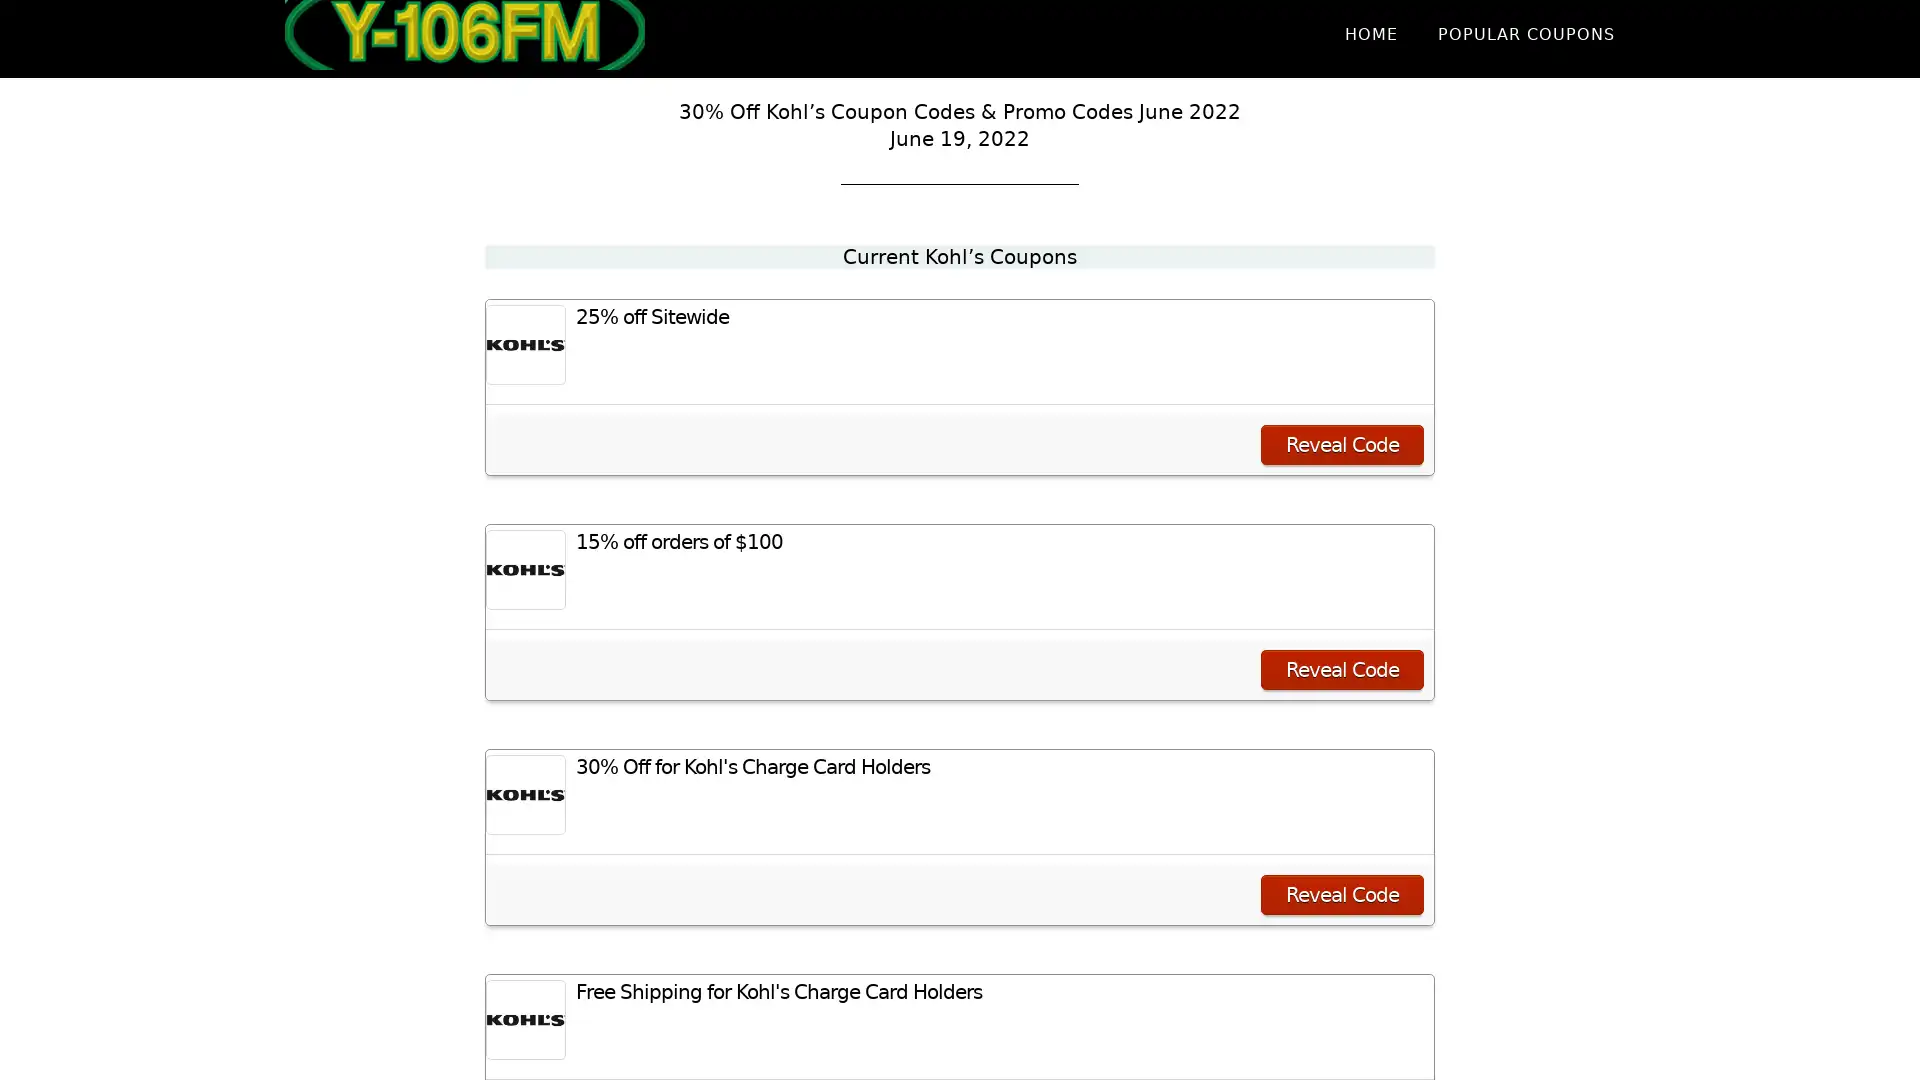 This screenshot has width=1920, height=1080. Describe the element at coordinates (1342, 670) in the screenshot. I see `Reveal Code` at that location.